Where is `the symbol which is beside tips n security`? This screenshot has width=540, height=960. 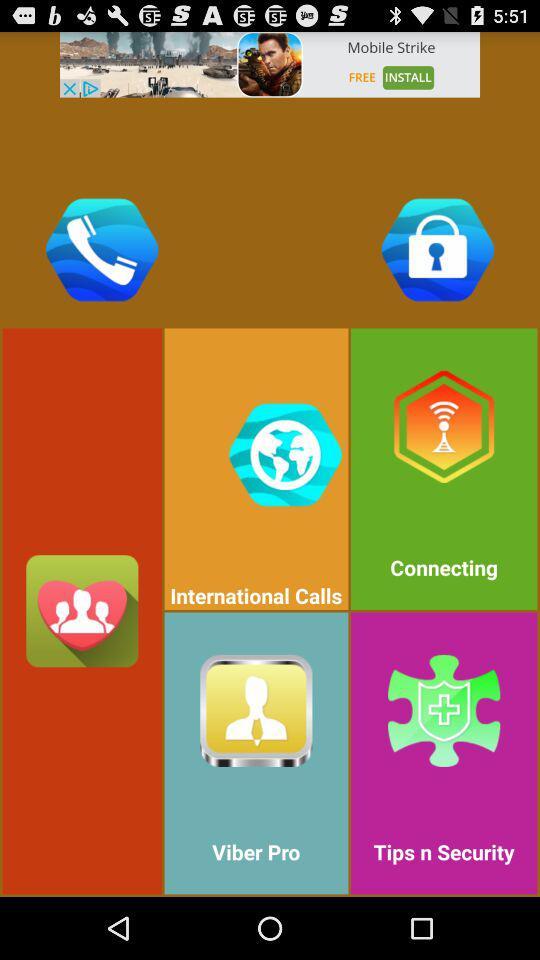 the symbol which is beside tips n security is located at coordinates (256, 710).